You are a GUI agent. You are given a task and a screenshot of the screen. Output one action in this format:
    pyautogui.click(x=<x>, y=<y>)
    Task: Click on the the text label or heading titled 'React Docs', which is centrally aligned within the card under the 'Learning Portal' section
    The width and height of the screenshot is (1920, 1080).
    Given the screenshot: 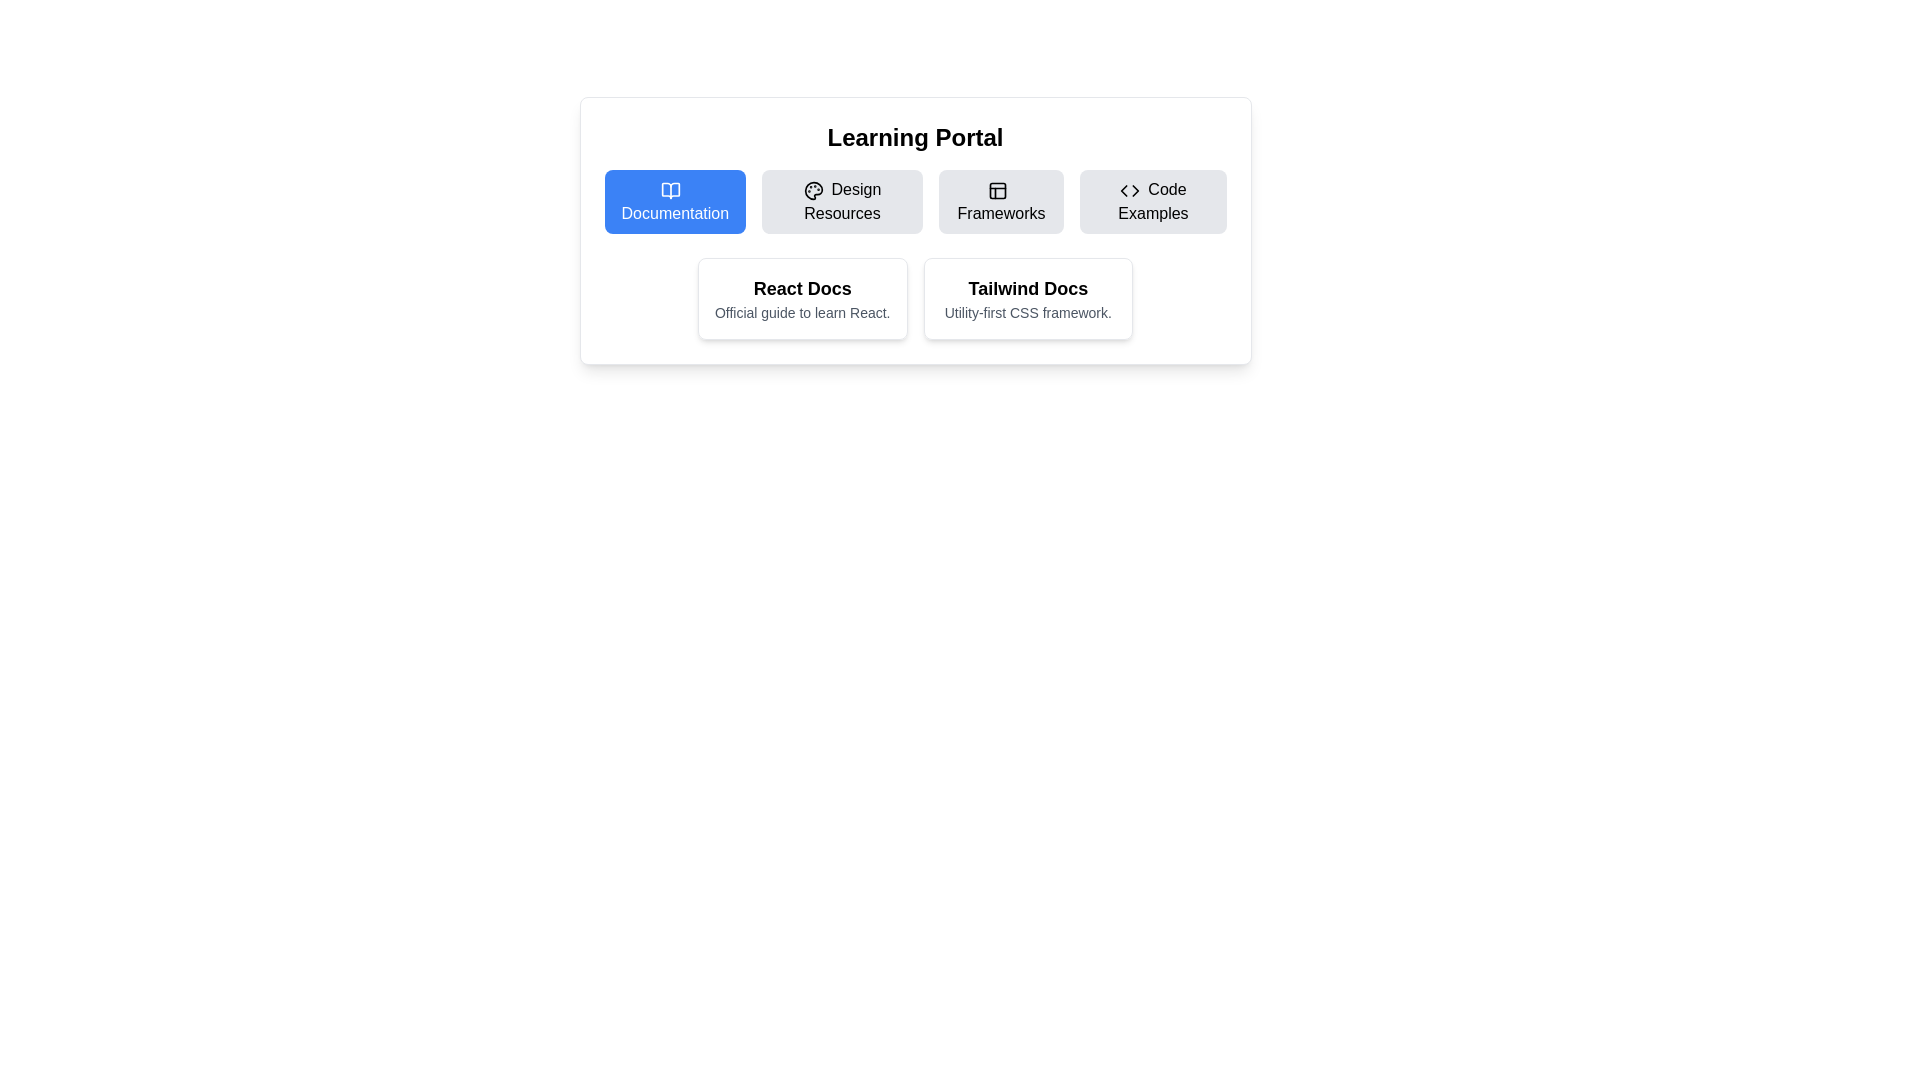 What is the action you would take?
    pyautogui.click(x=802, y=289)
    